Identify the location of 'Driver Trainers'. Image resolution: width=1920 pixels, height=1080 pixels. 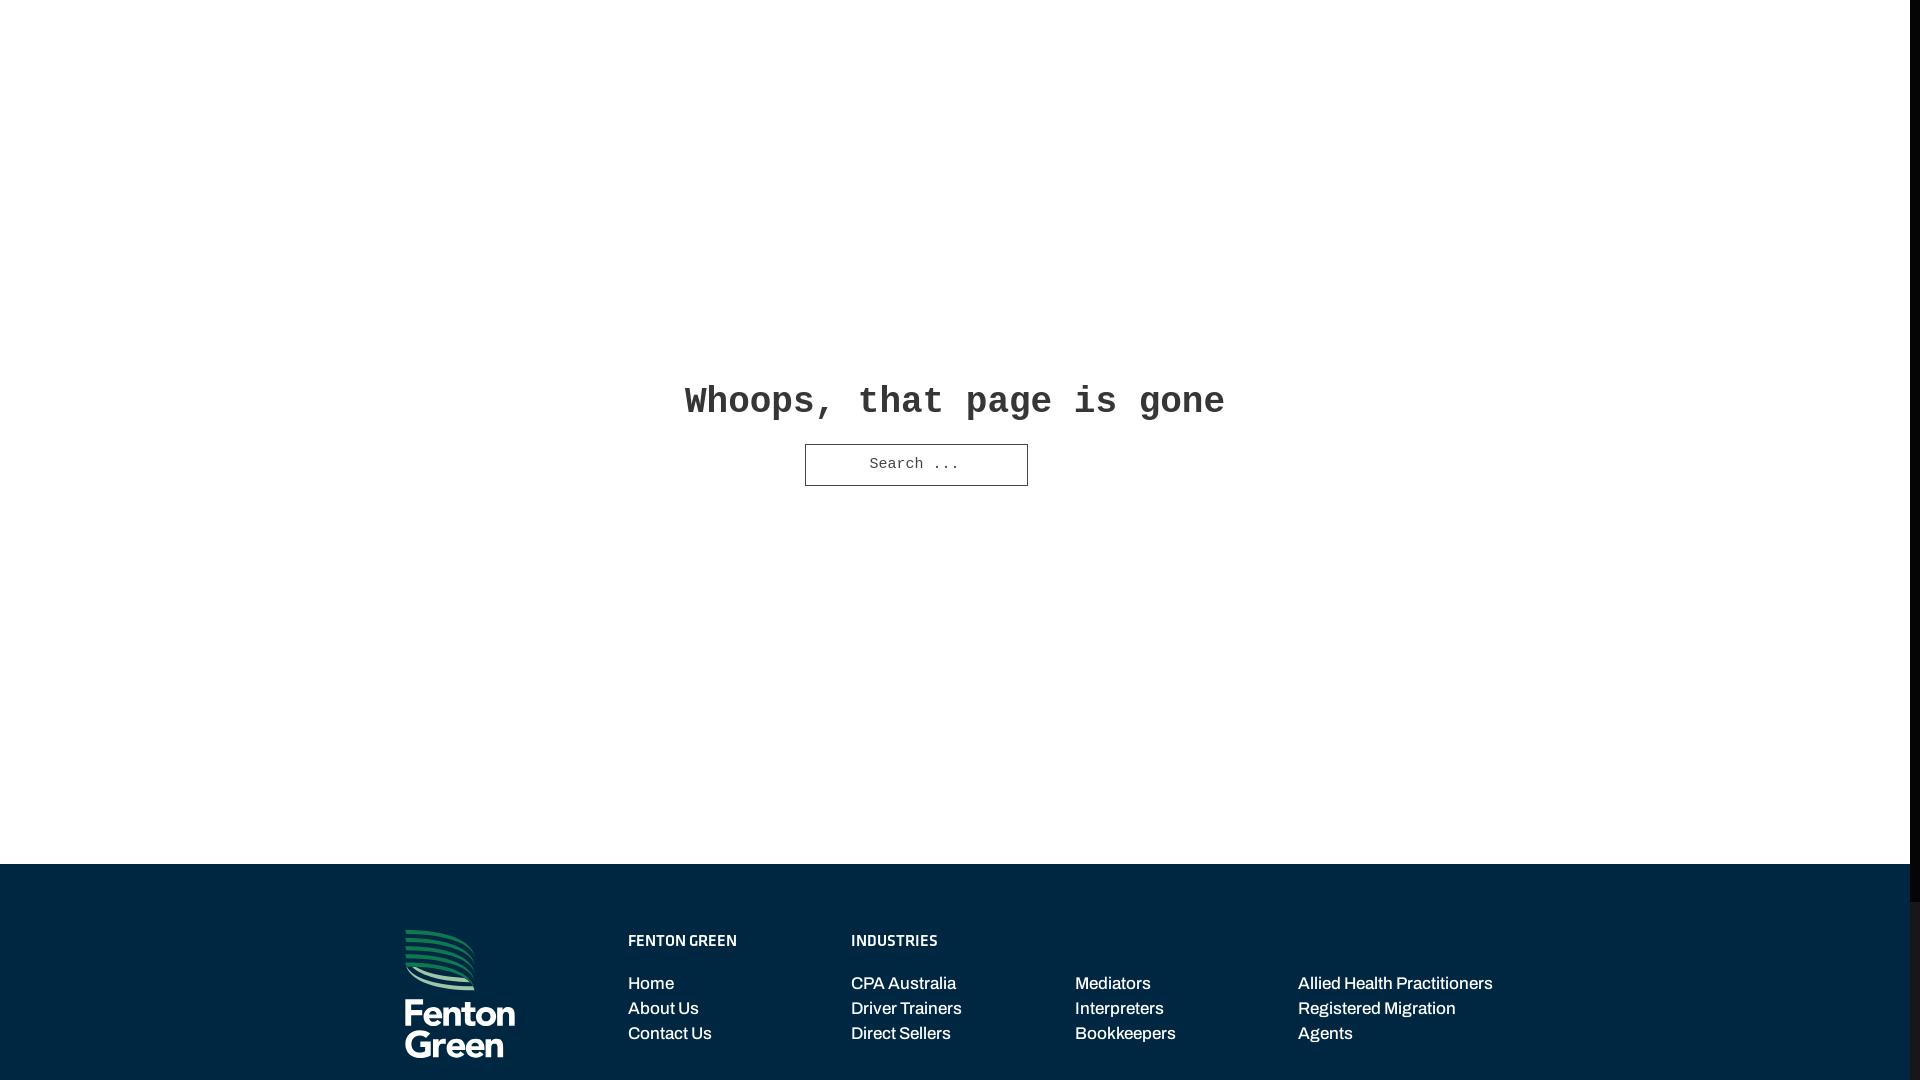
(905, 1008).